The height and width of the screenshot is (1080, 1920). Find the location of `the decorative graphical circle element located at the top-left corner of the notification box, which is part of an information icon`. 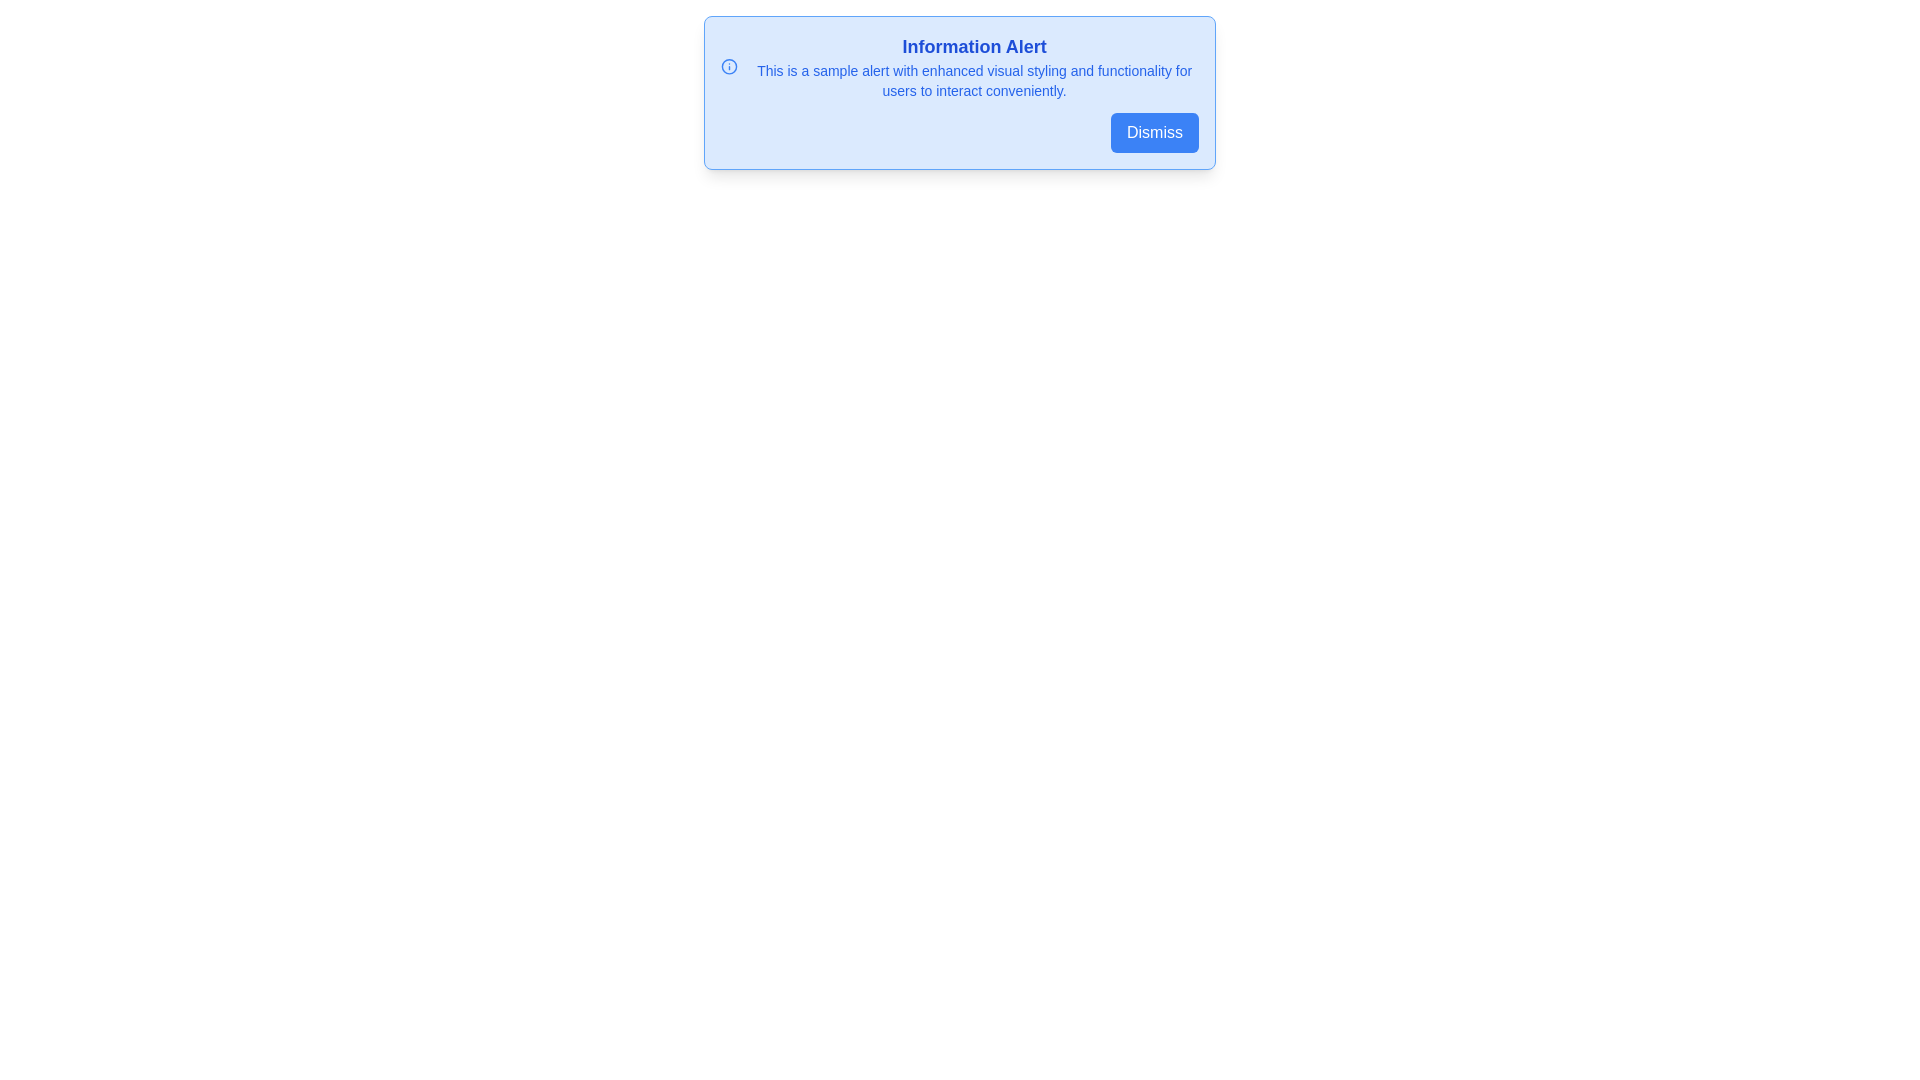

the decorative graphical circle element located at the top-left corner of the notification box, which is part of an information icon is located at coordinates (728, 65).